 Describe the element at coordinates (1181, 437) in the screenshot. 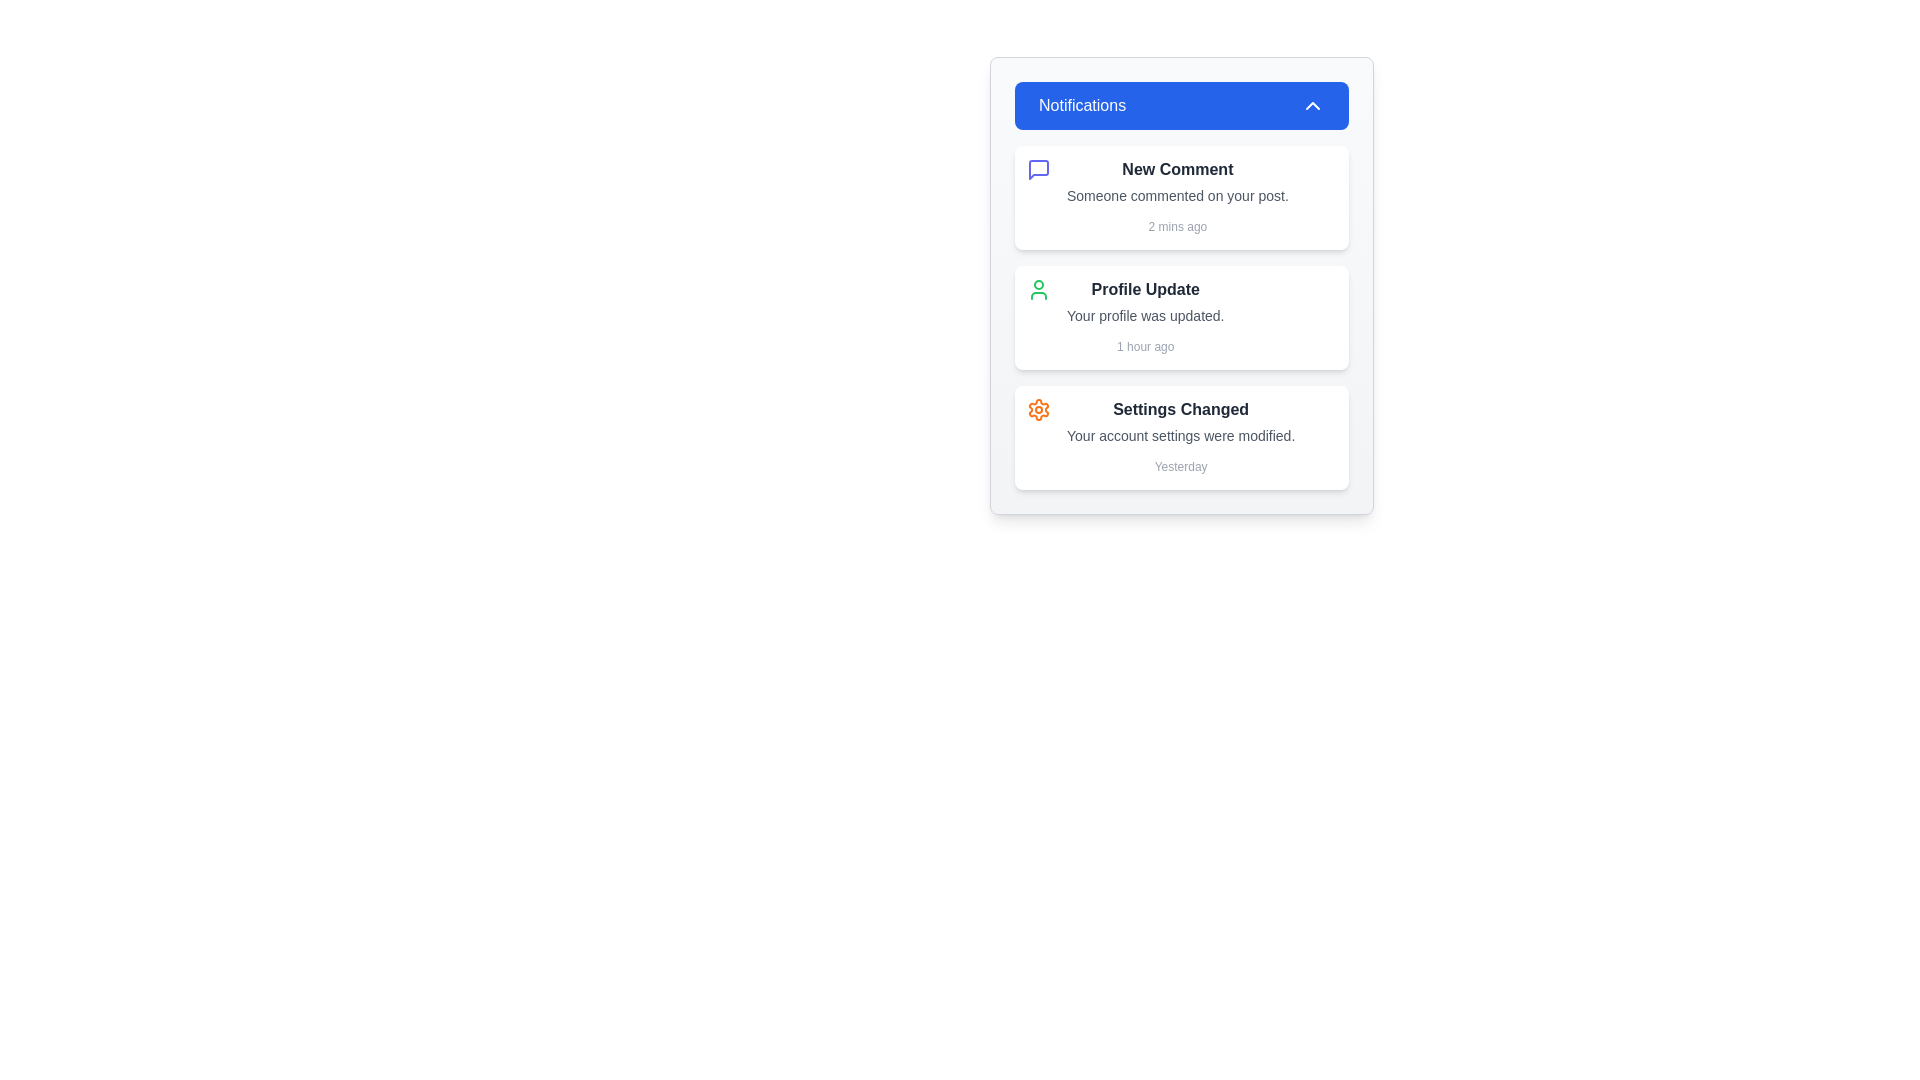

I see `notification text titled 'Settings Changed', which contains the description 'Your account settings were modified.' and the time indicator 'Yesterday'` at that location.